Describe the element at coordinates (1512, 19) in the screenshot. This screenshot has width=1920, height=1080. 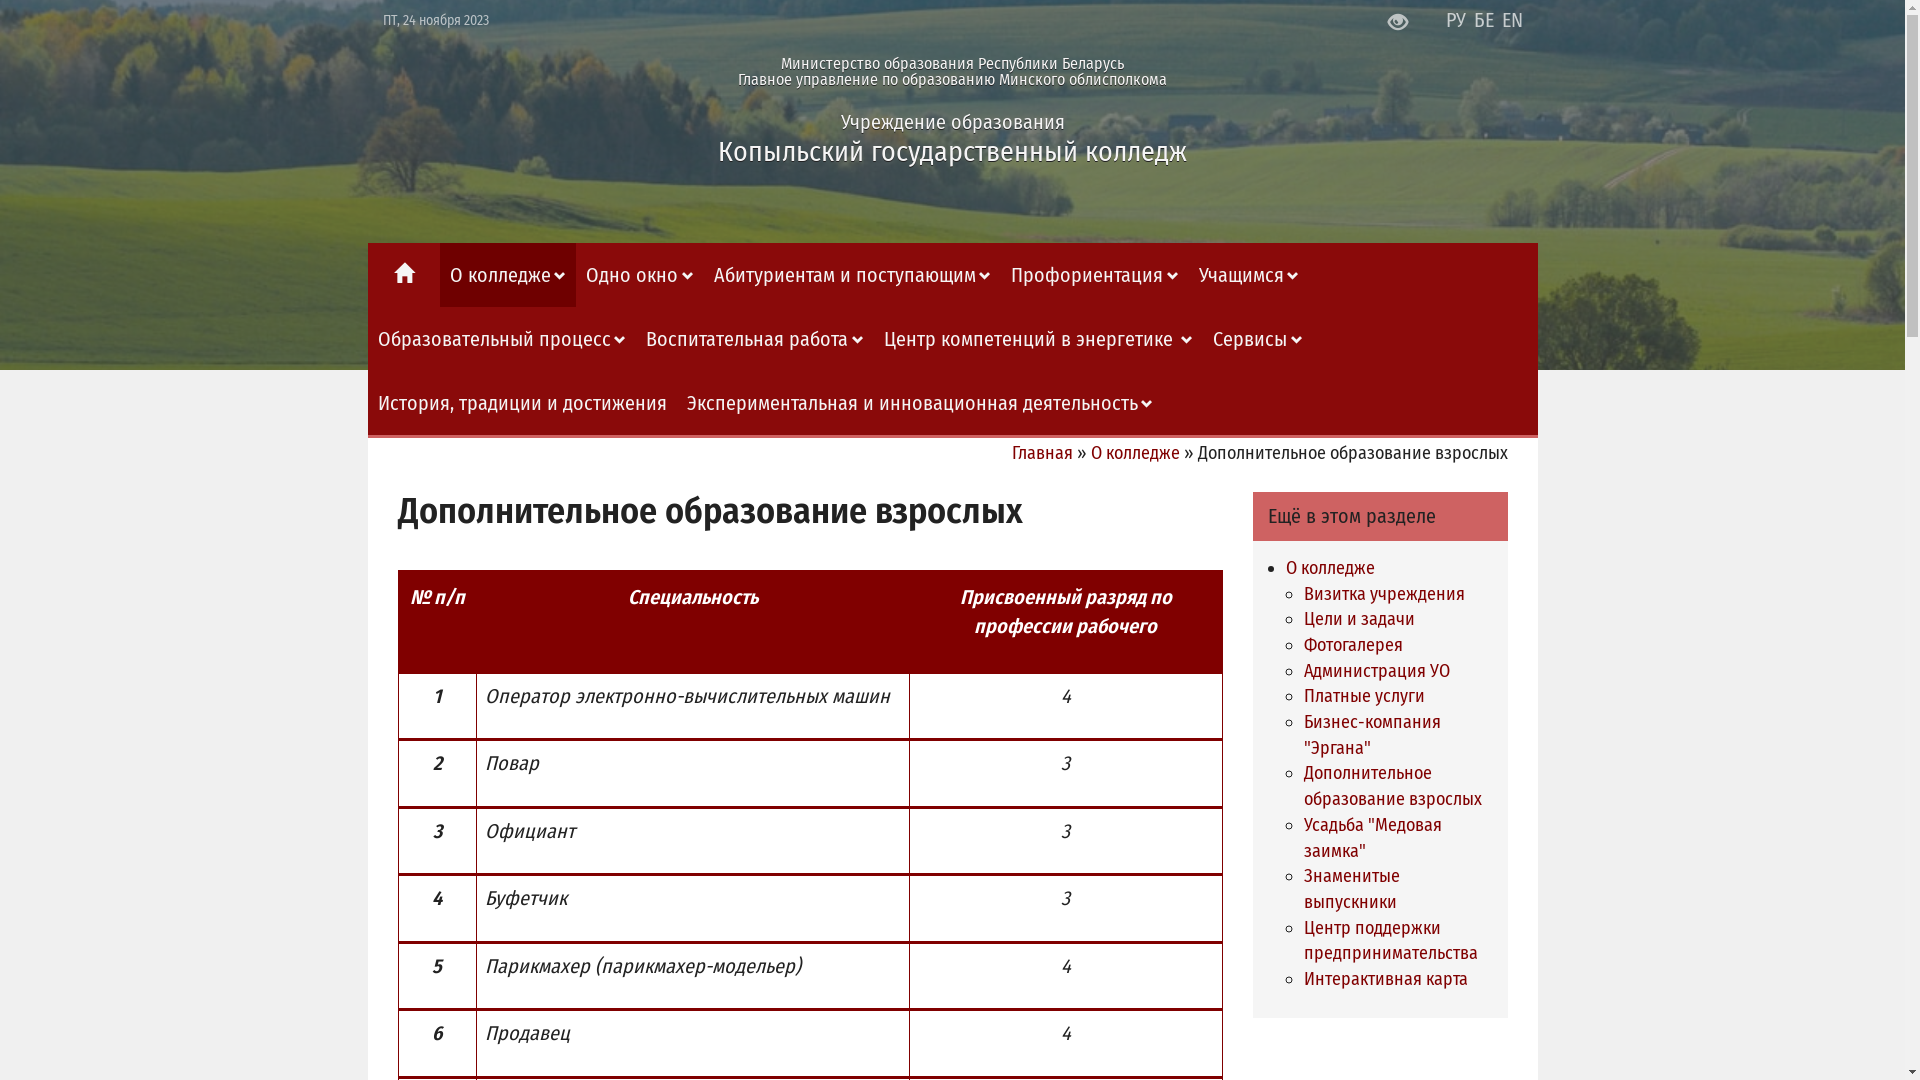
I see `'EN'` at that location.